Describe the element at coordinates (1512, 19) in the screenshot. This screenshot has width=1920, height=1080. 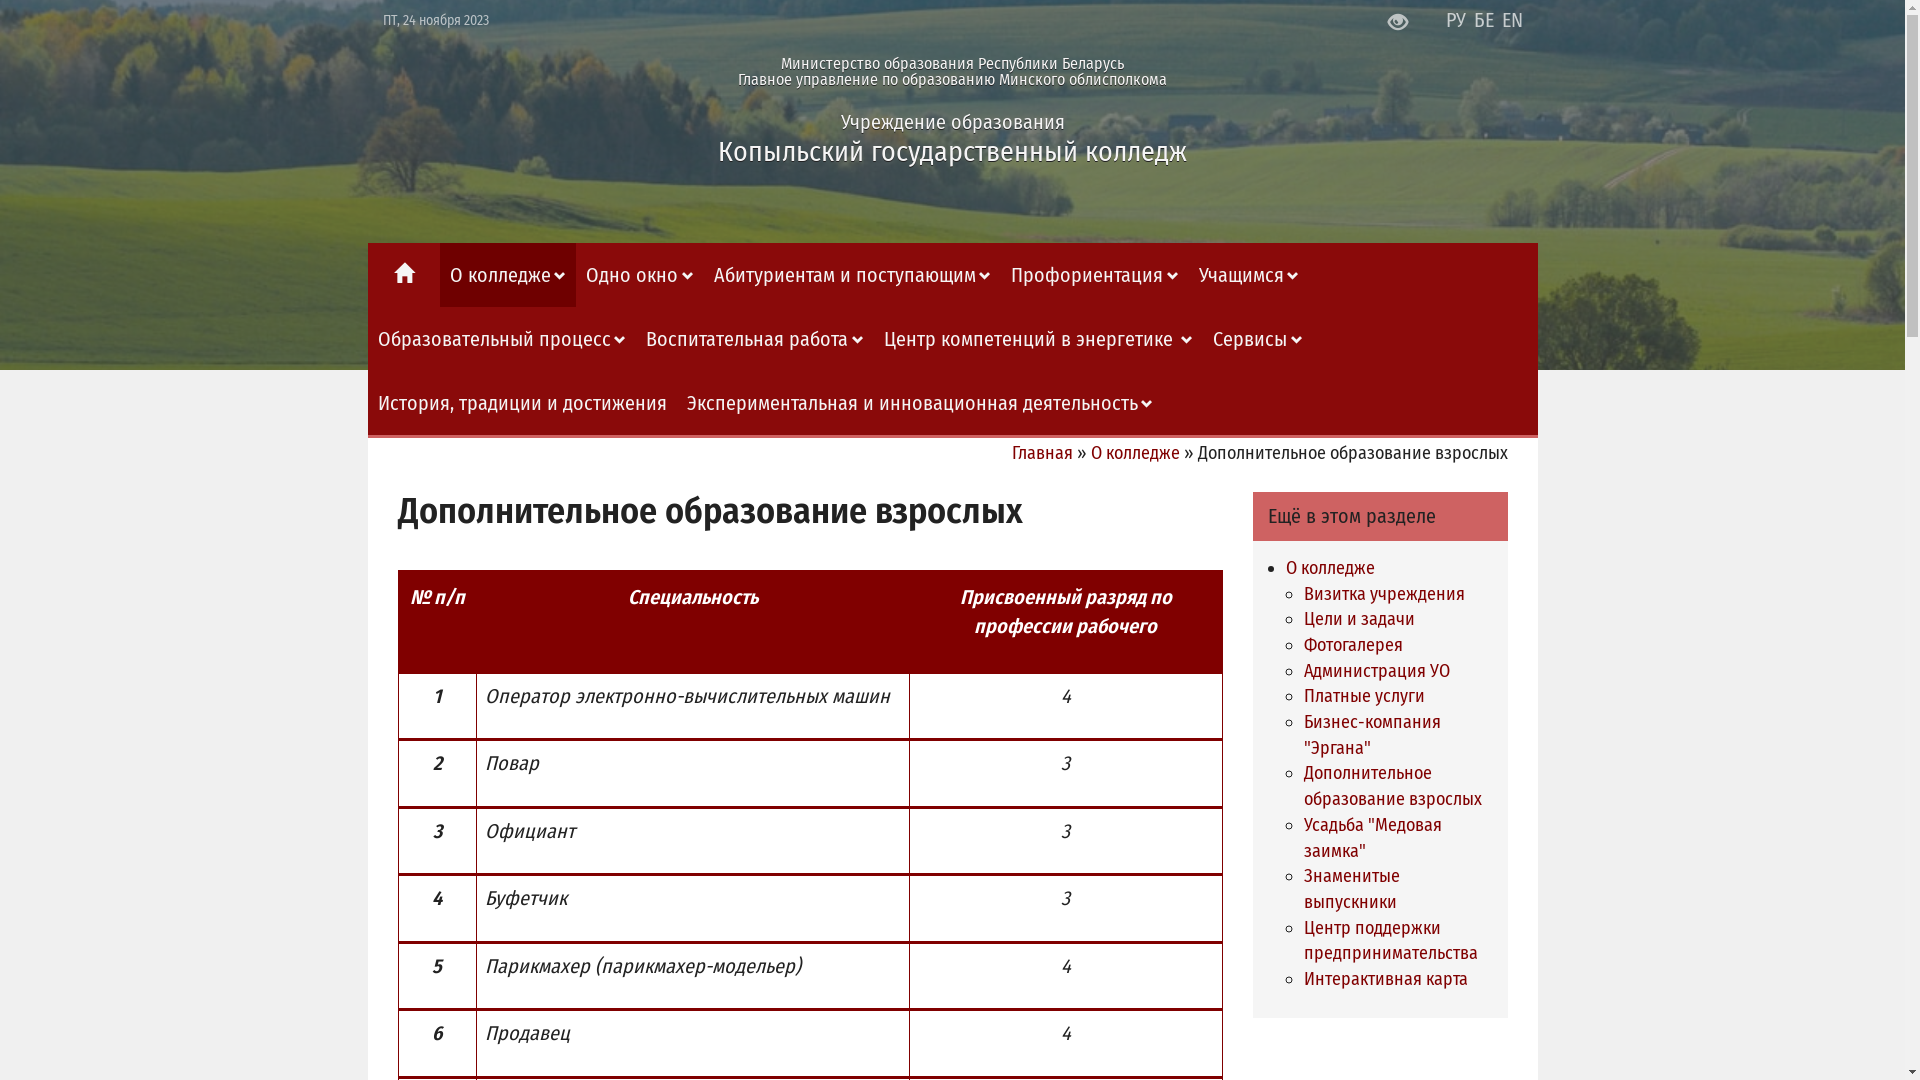
I see `'EN'` at that location.